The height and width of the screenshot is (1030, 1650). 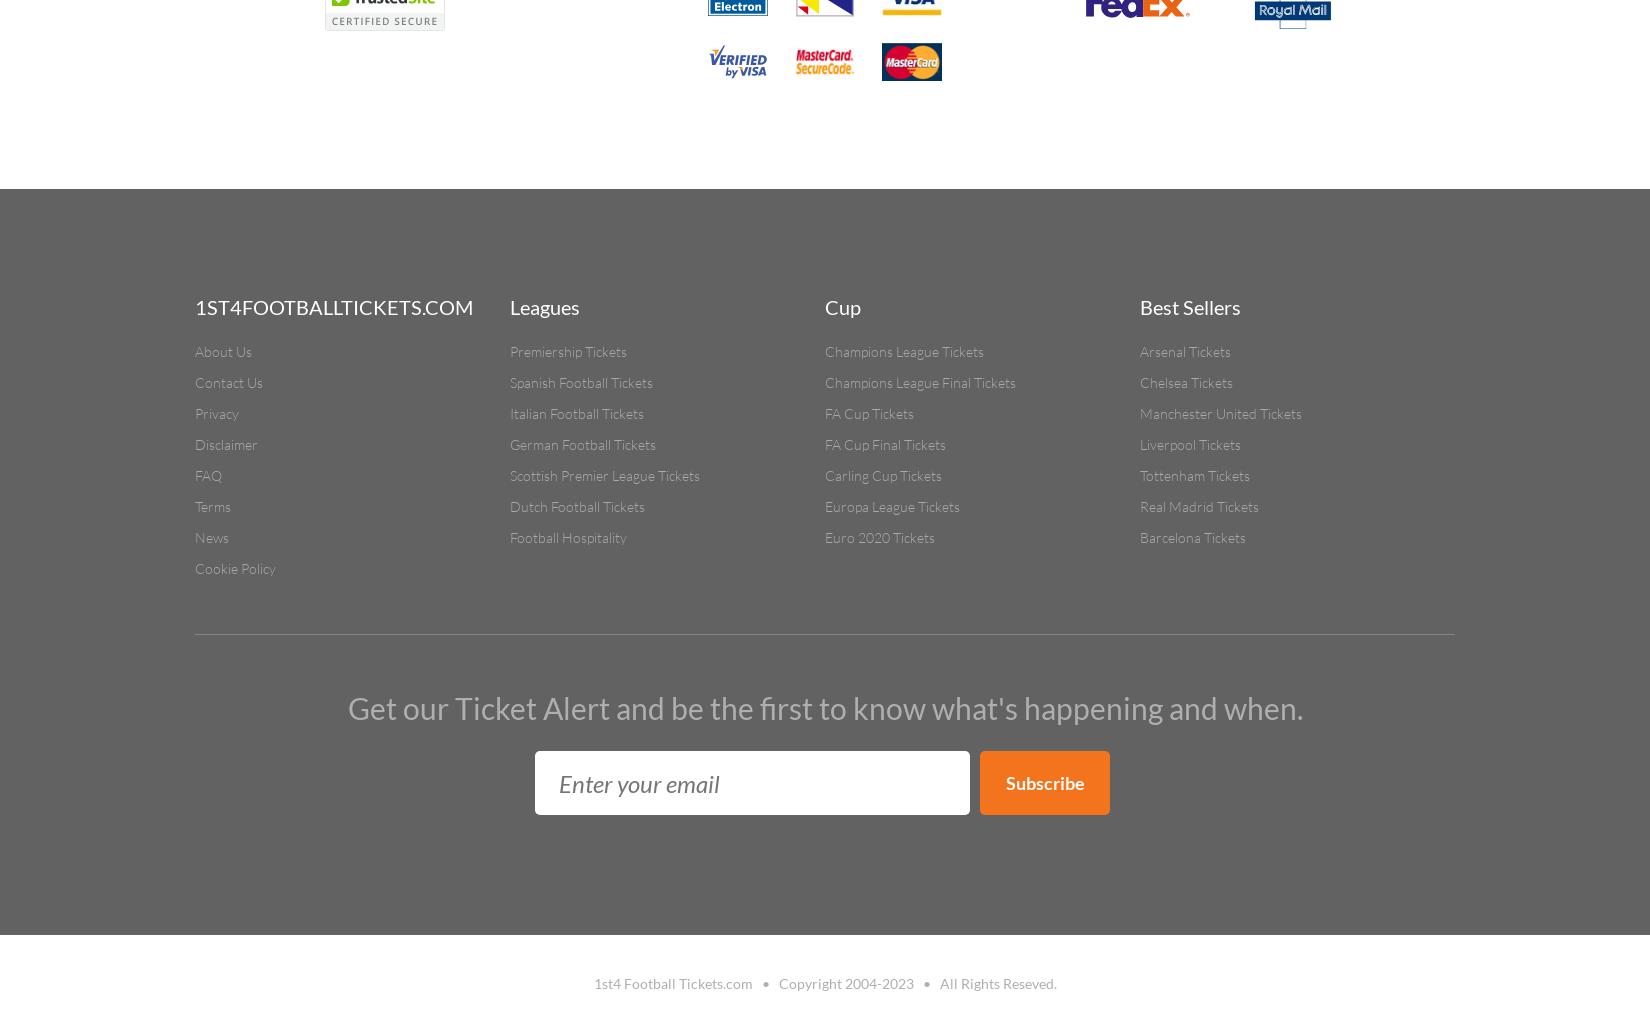 What do you see at coordinates (576, 413) in the screenshot?
I see `'Italian Football Tickets'` at bounding box center [576, 413].